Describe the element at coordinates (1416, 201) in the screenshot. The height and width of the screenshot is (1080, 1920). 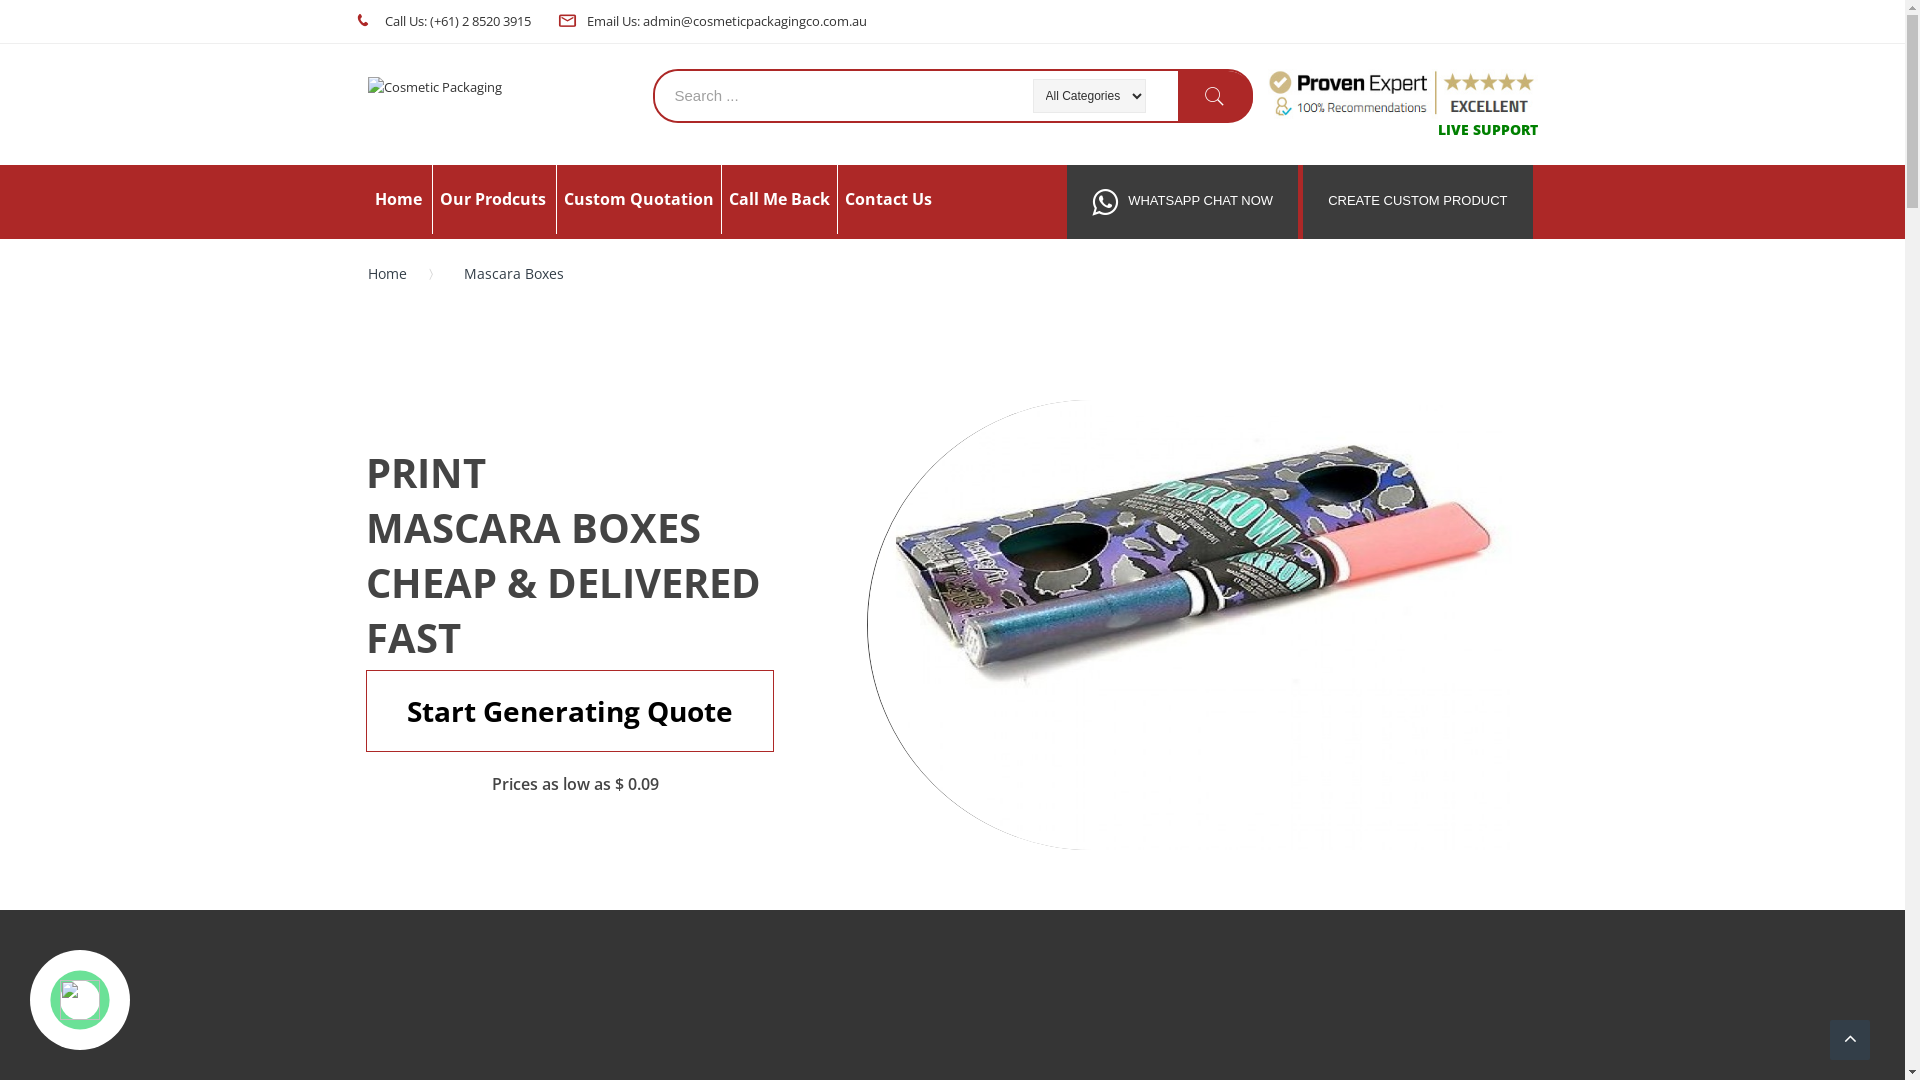
I see `'CREATE CUSTOM PRODUCT'` at that location.